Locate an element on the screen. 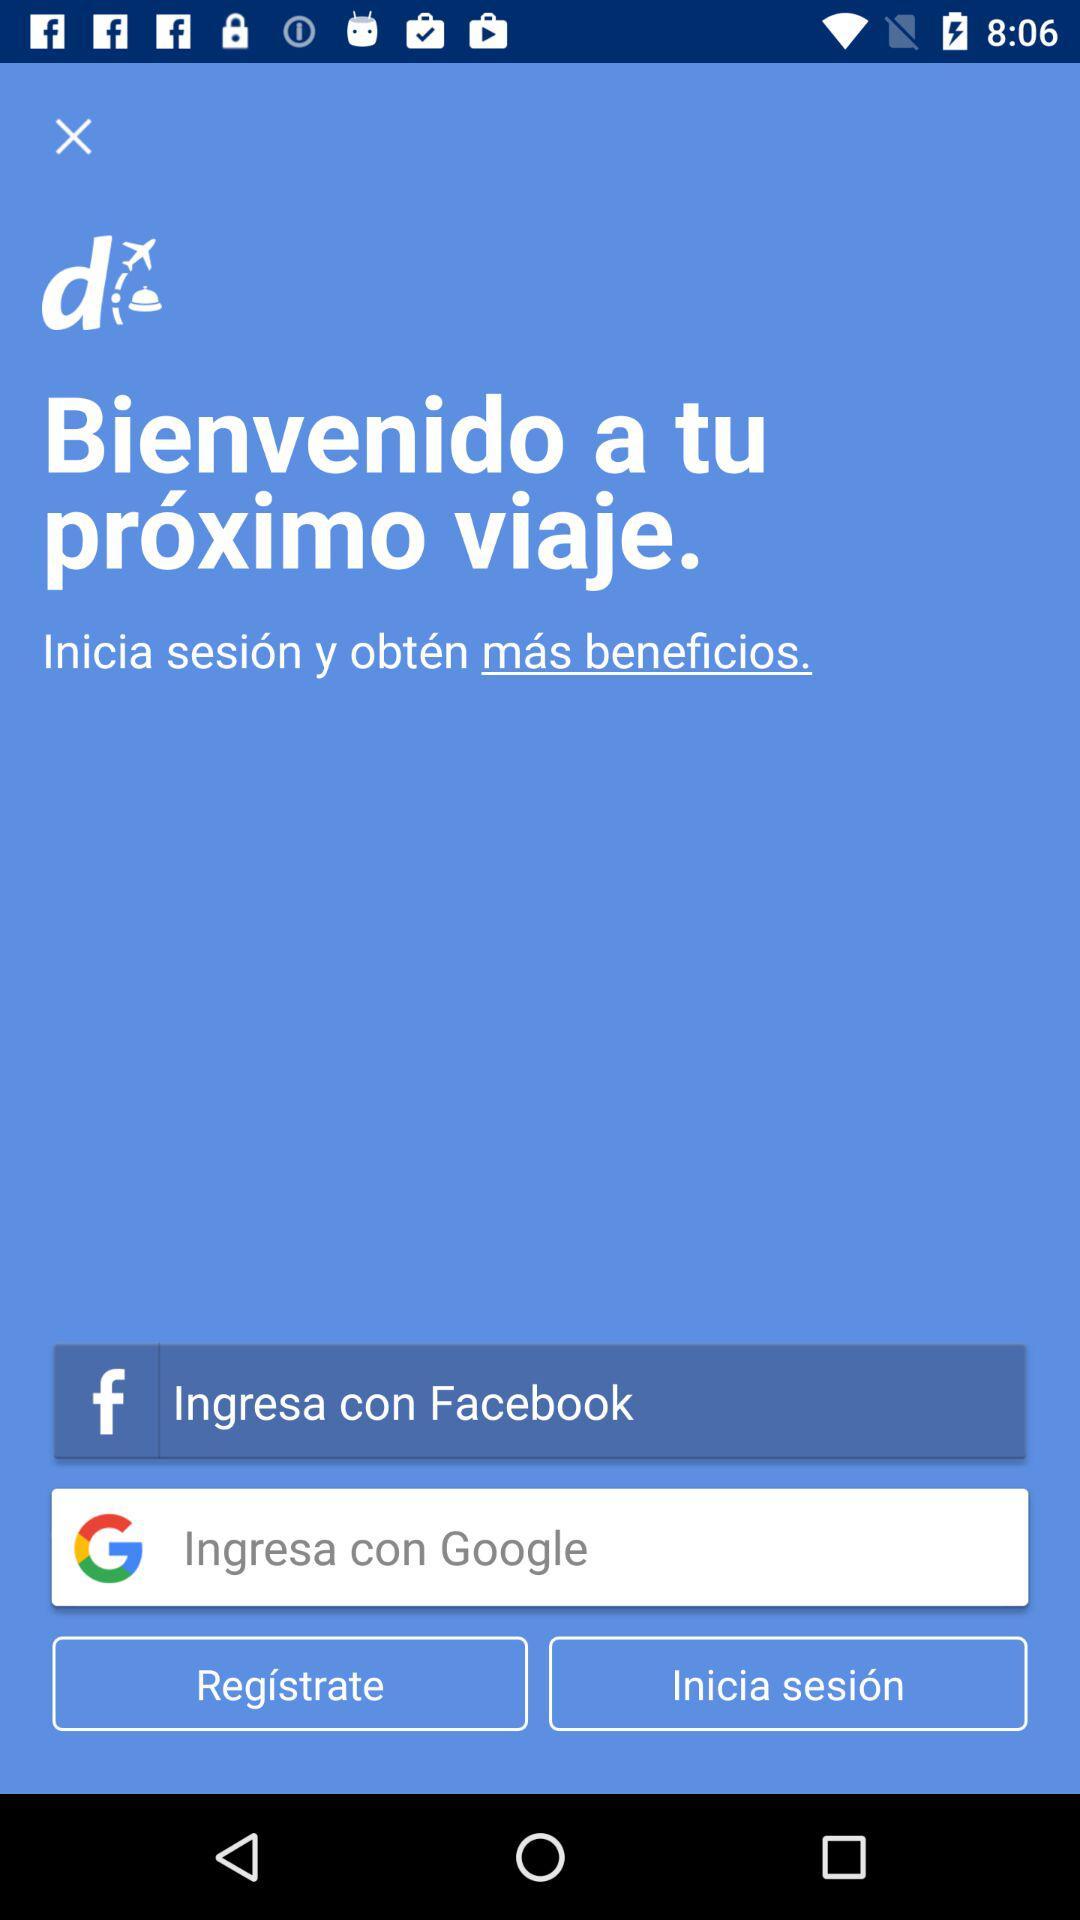  the item above ingresa con facebook is located at coordinates (540, 649).